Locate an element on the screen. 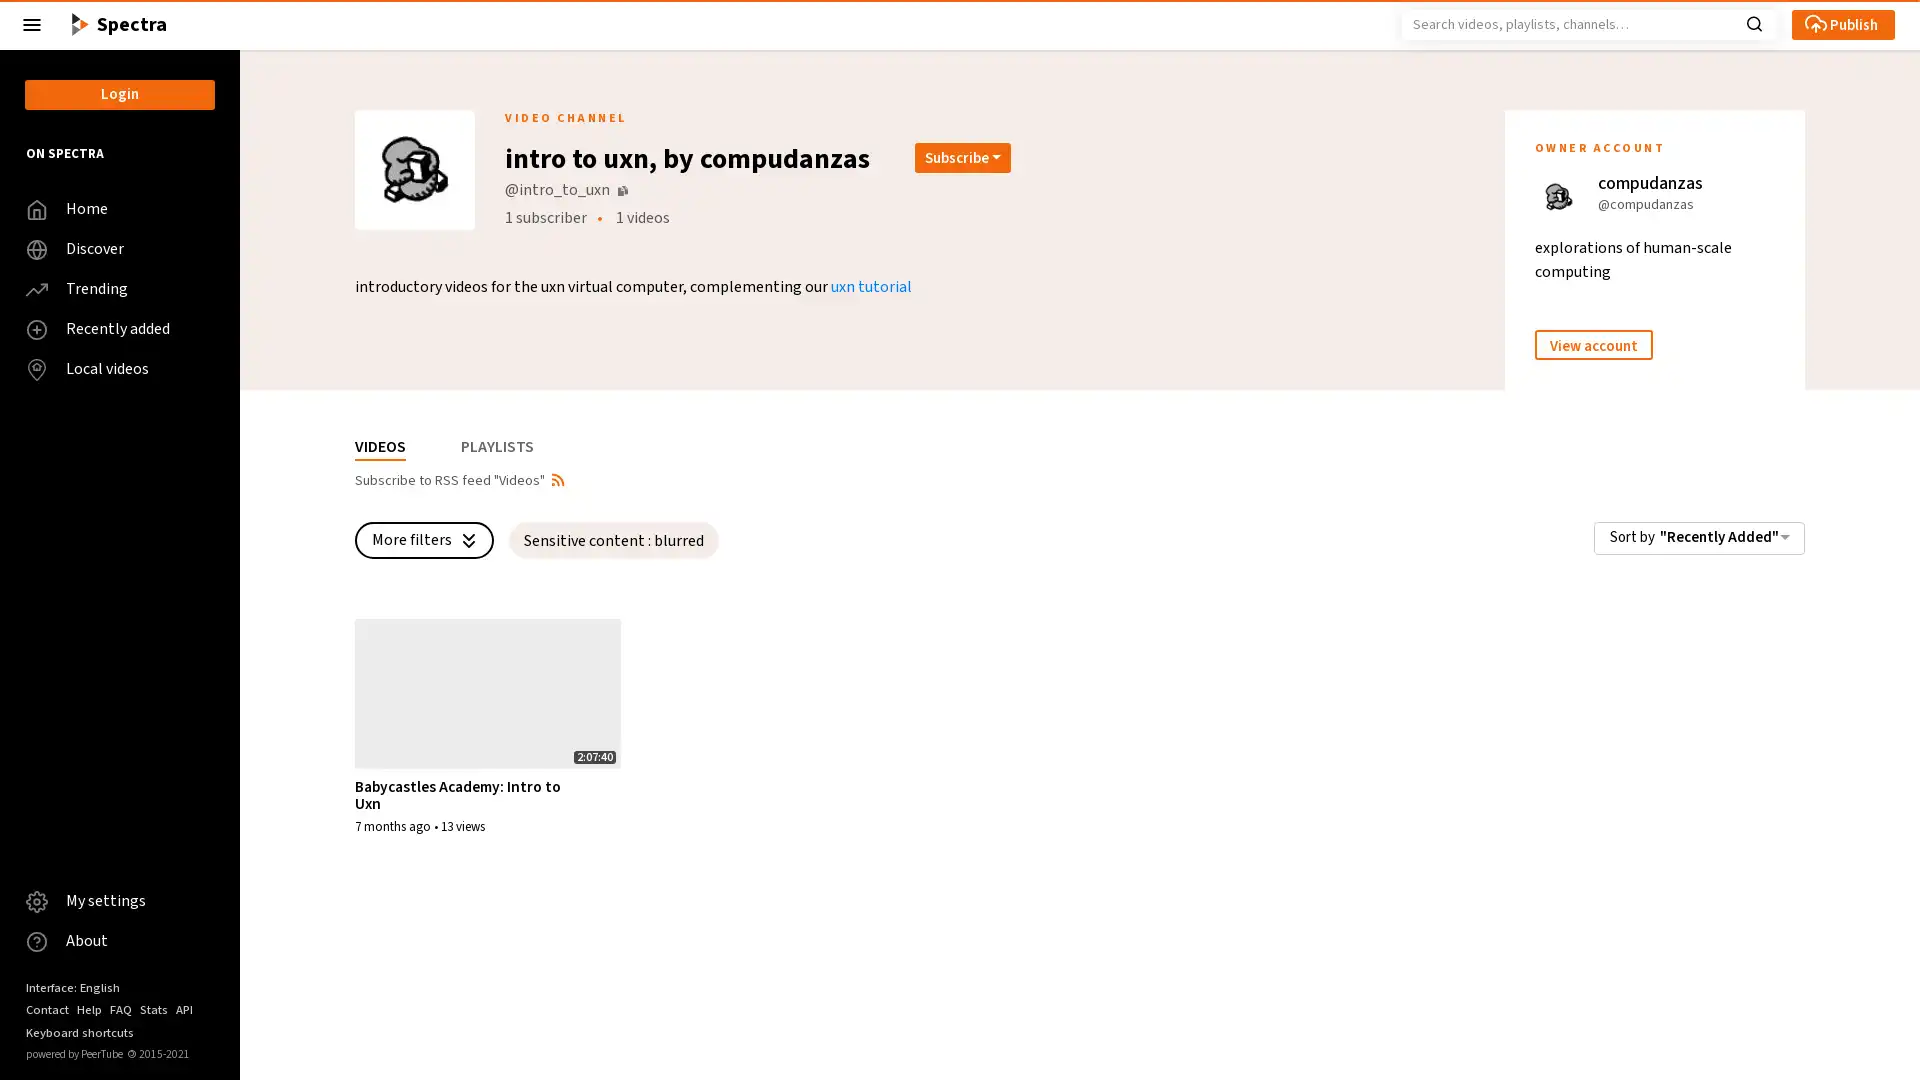 The height and width of the screenshot is (1080, 1920). Open subscription dropdown is located at coordinates (963, 157).